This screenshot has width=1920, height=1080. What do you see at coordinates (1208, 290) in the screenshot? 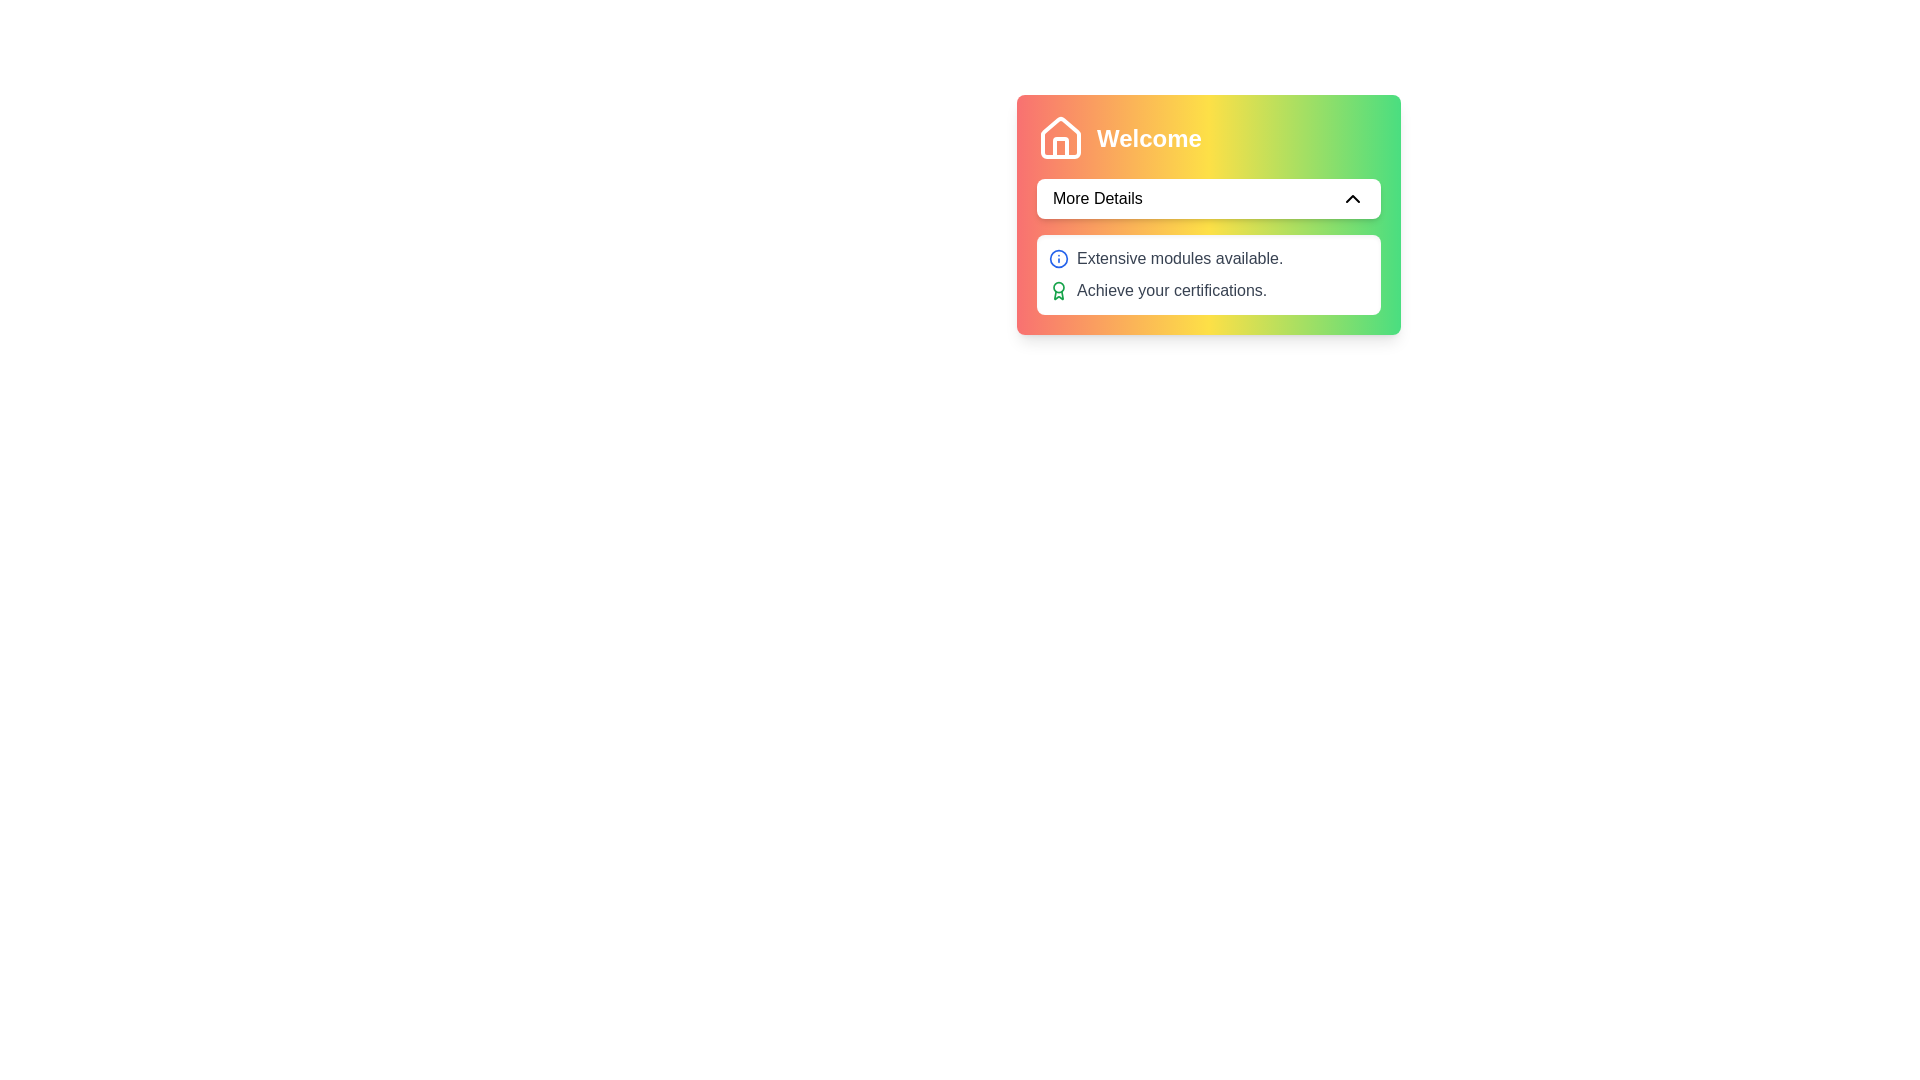
I see `the informational text-label combination with an icon that indicates certification opportunities, which is the second element in a vertical list inside a card` at bounding box center [1208, 290].